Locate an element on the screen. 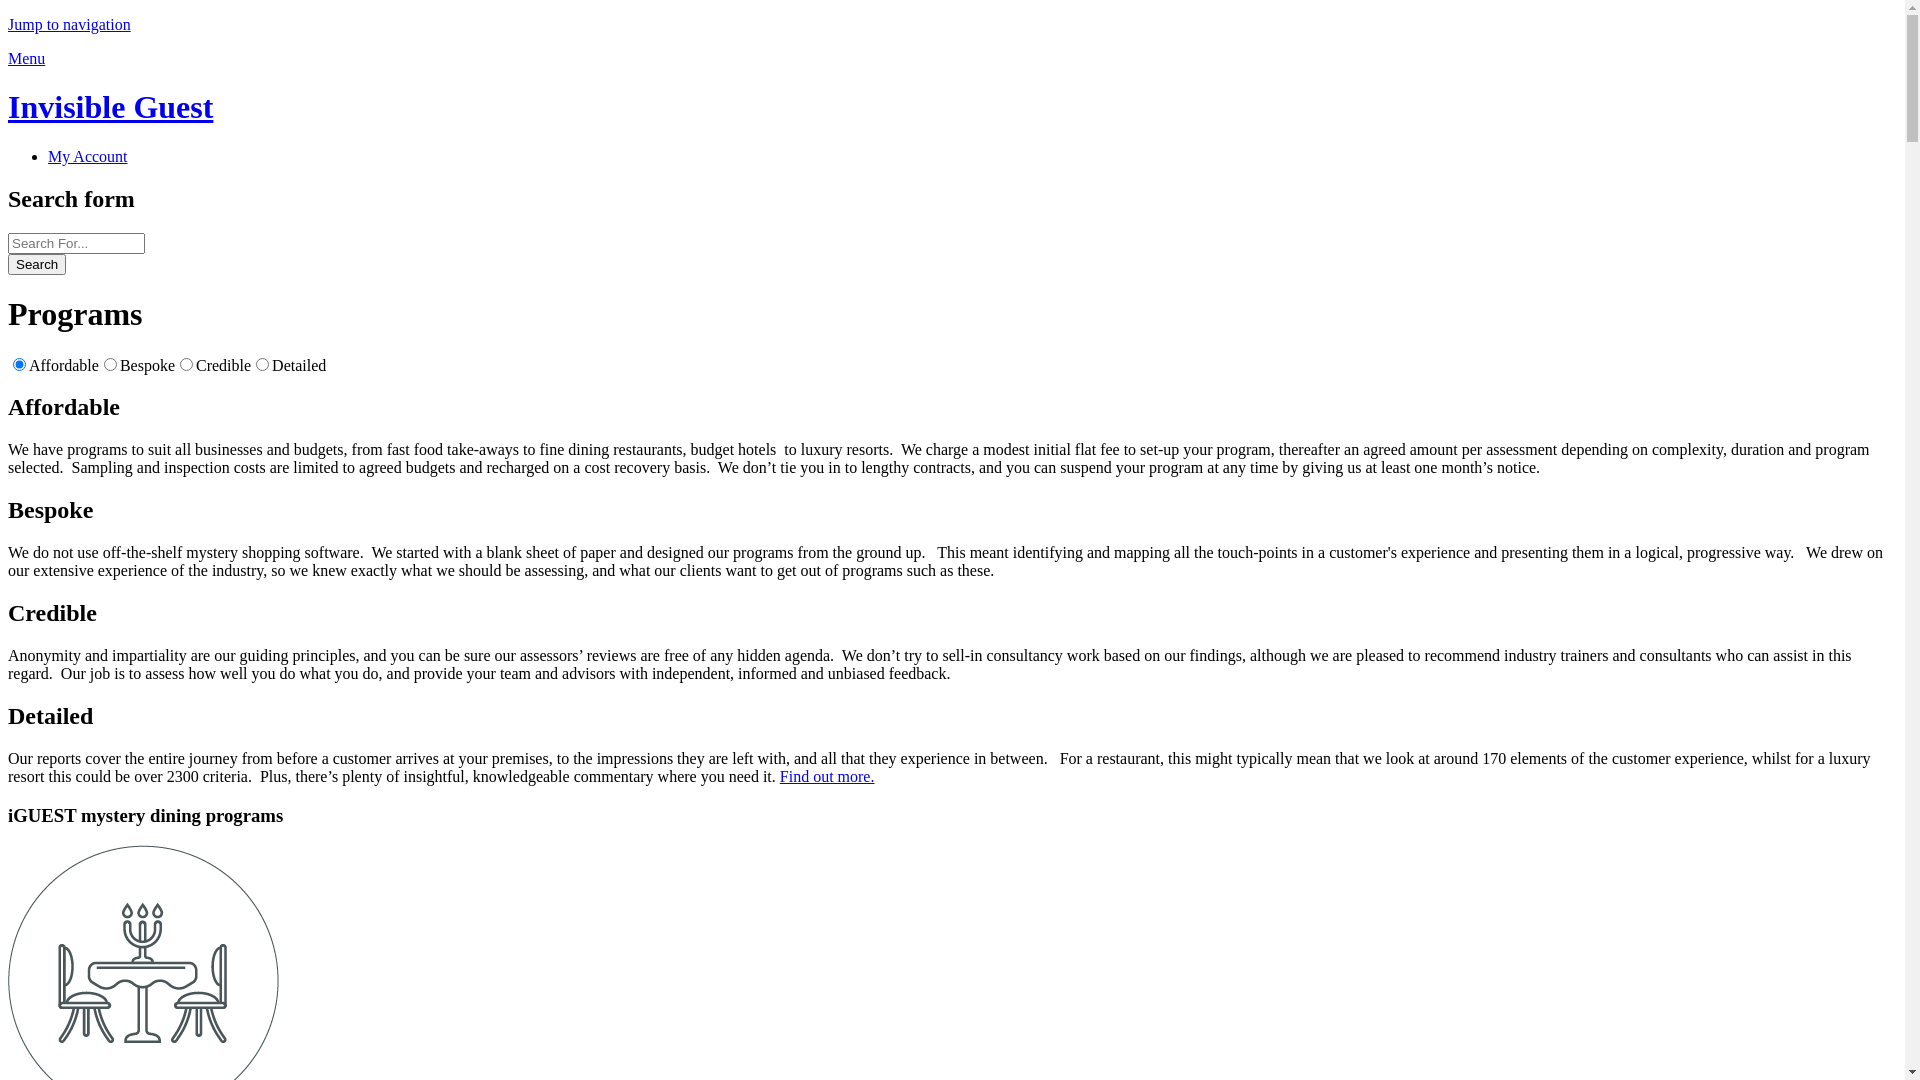  'Find out more.' is located at coordinates (827, 775).